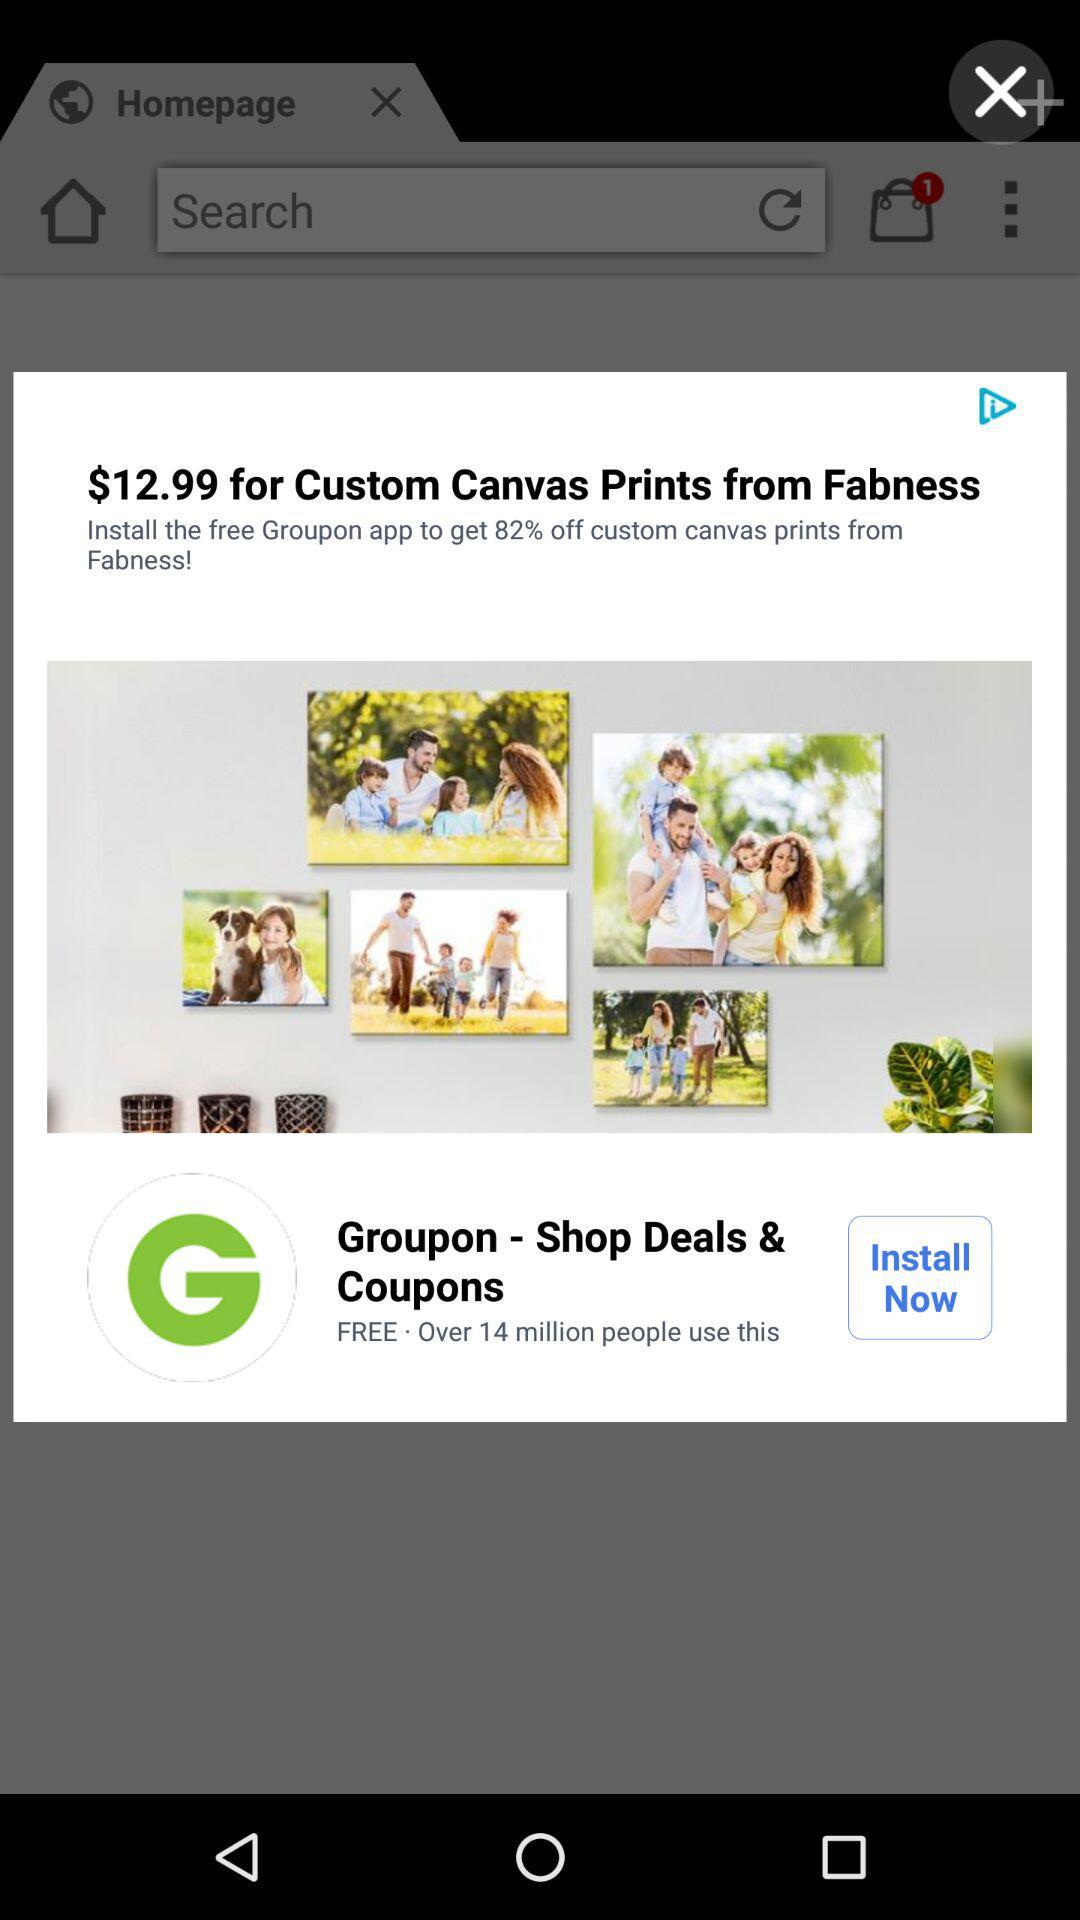  What do you see at coordinates (192, 1276) in the screenshot?
I see `the item to the left of the groupon shop deals icon` at bounding box center [192, 1276].